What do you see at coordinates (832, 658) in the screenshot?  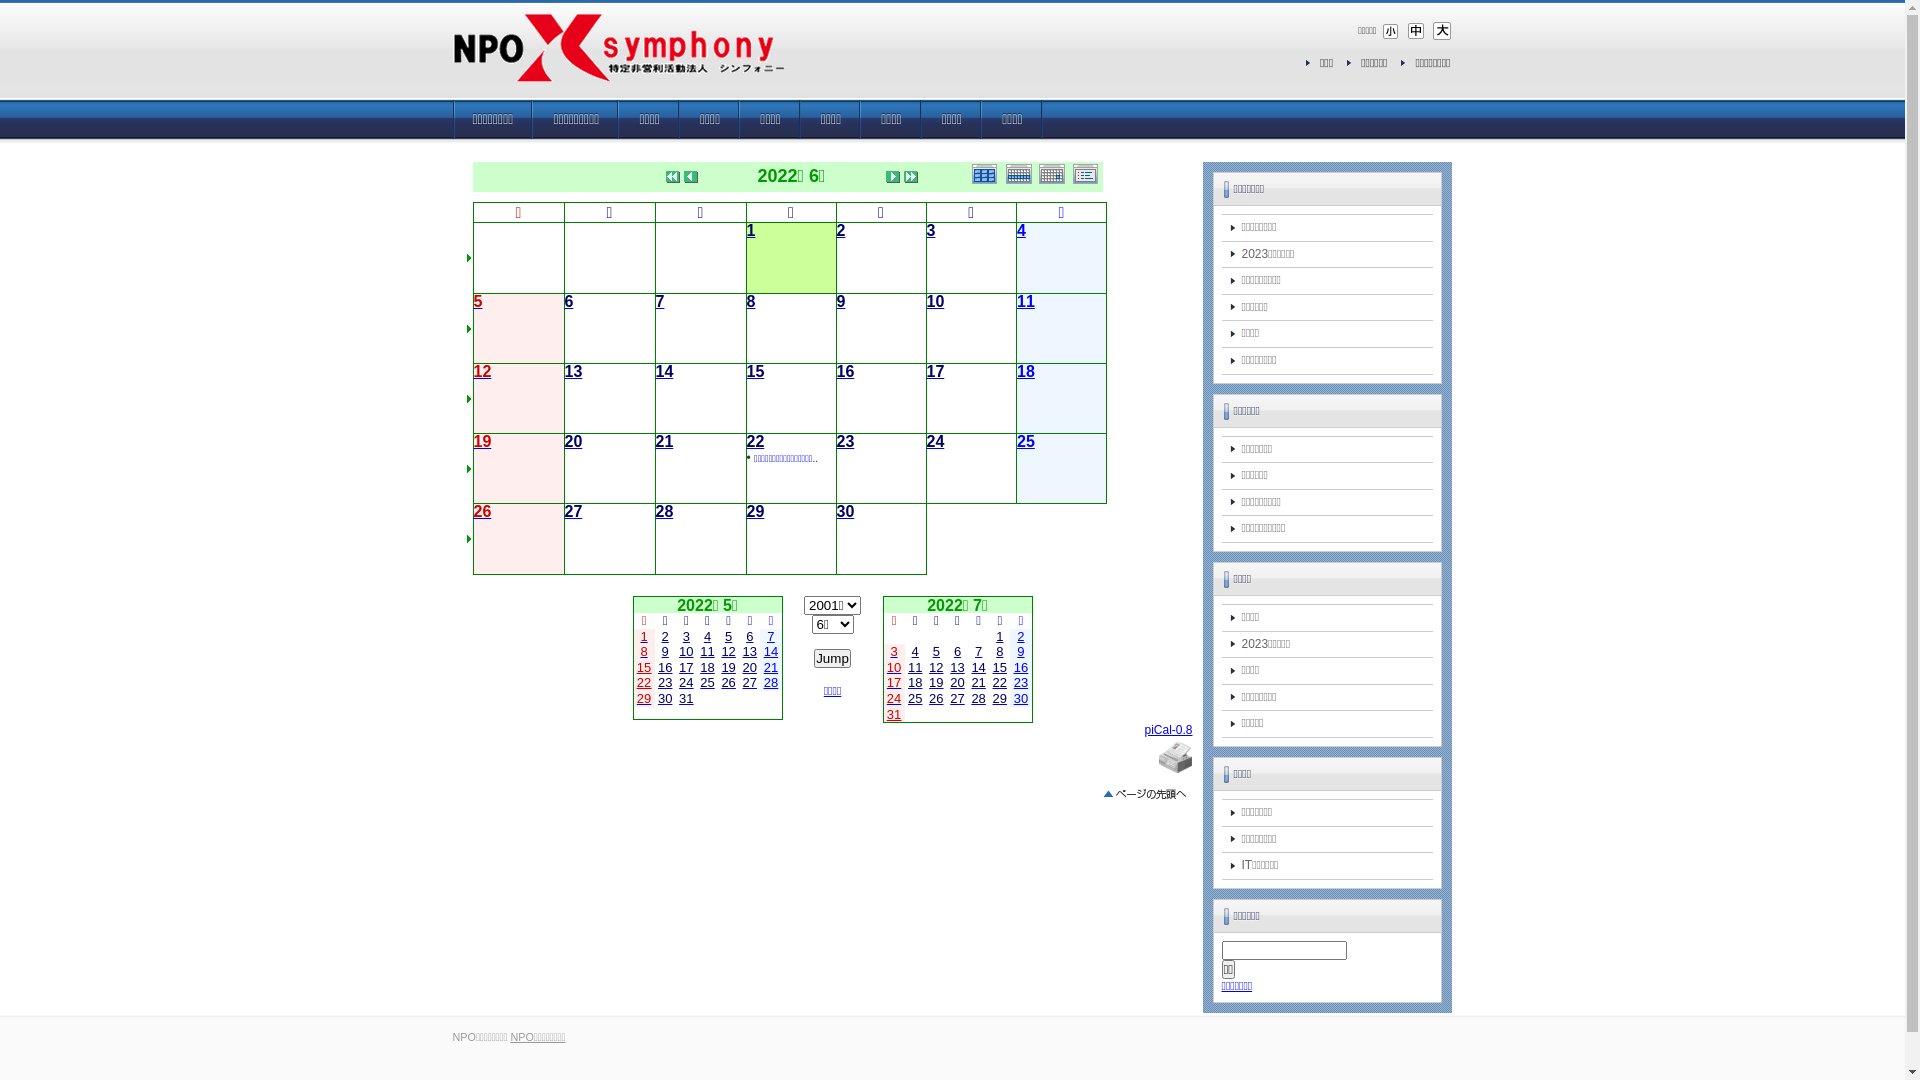 I see `'Jump'` at bounding box center [832, 658].